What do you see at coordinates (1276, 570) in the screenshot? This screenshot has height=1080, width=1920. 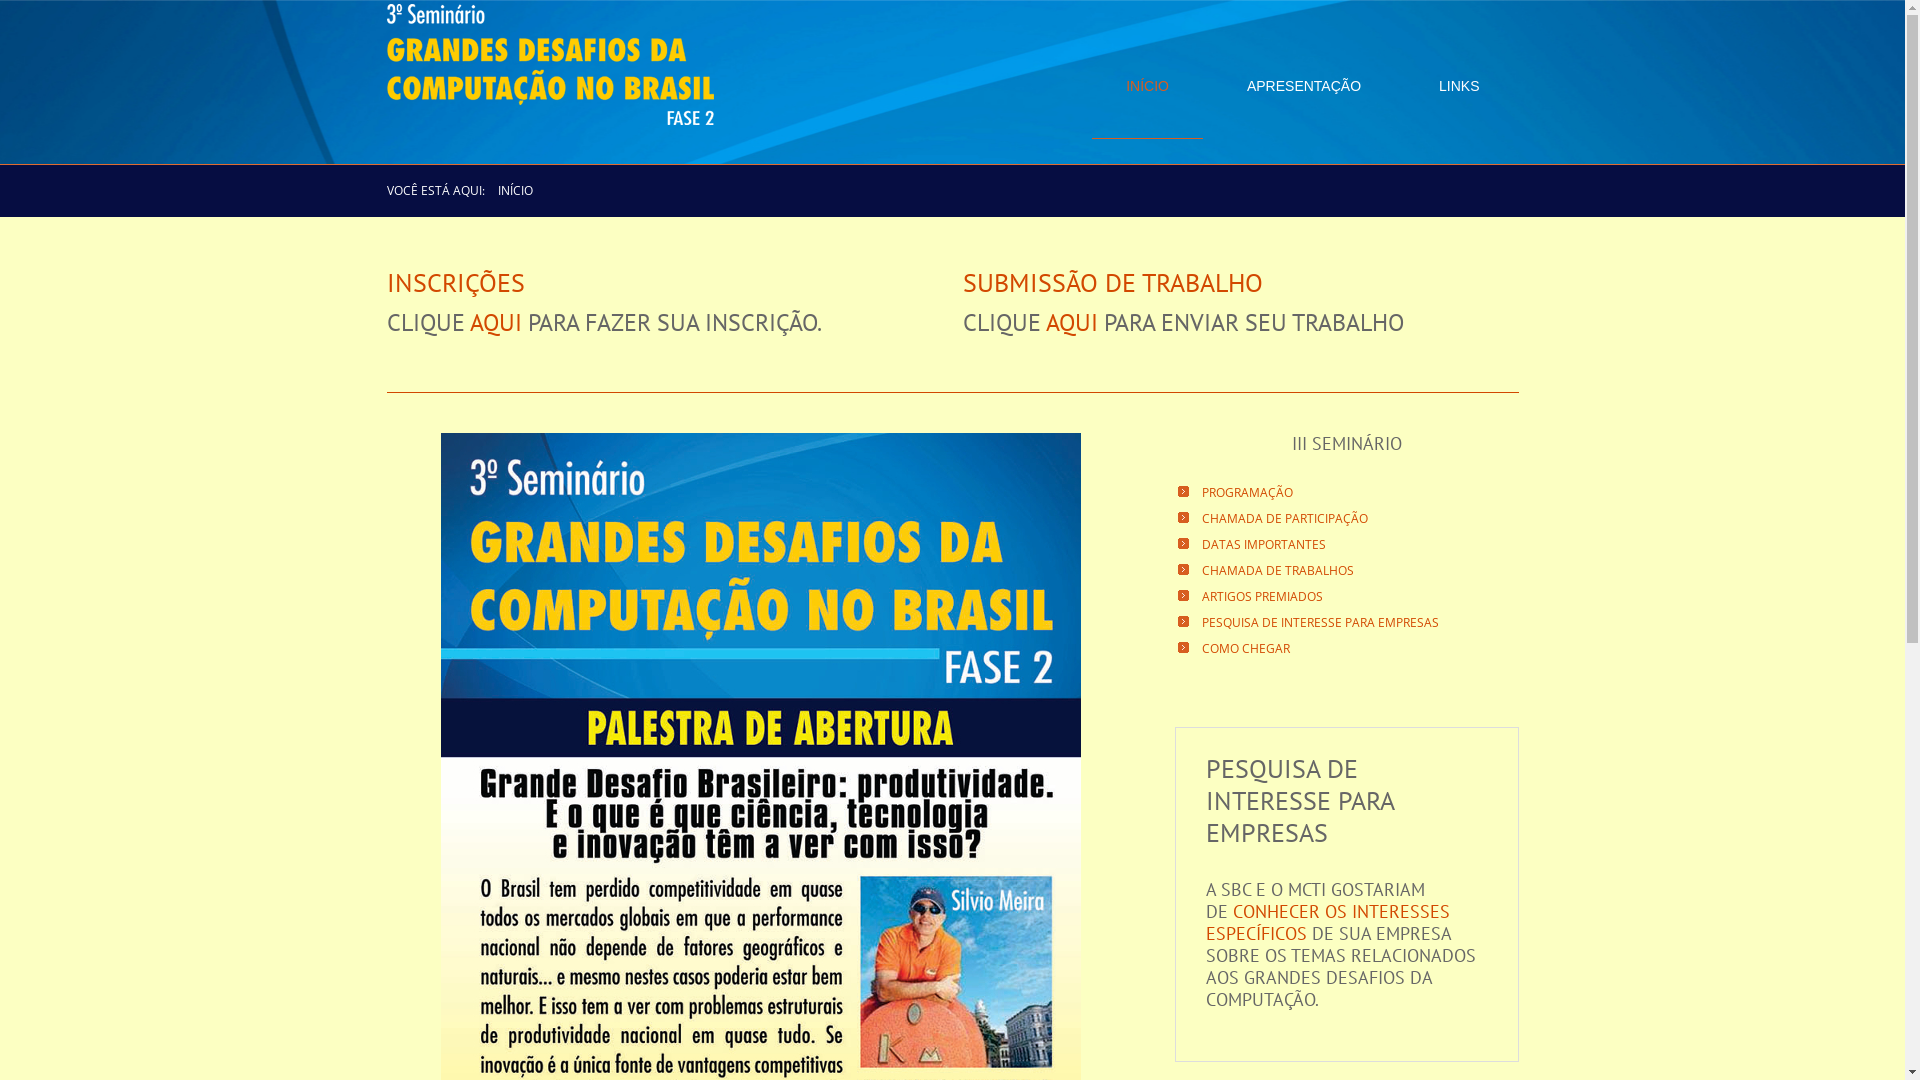 I see `'CHAMADA DE TRABALHOS'` at bounding box center [1276, 570].